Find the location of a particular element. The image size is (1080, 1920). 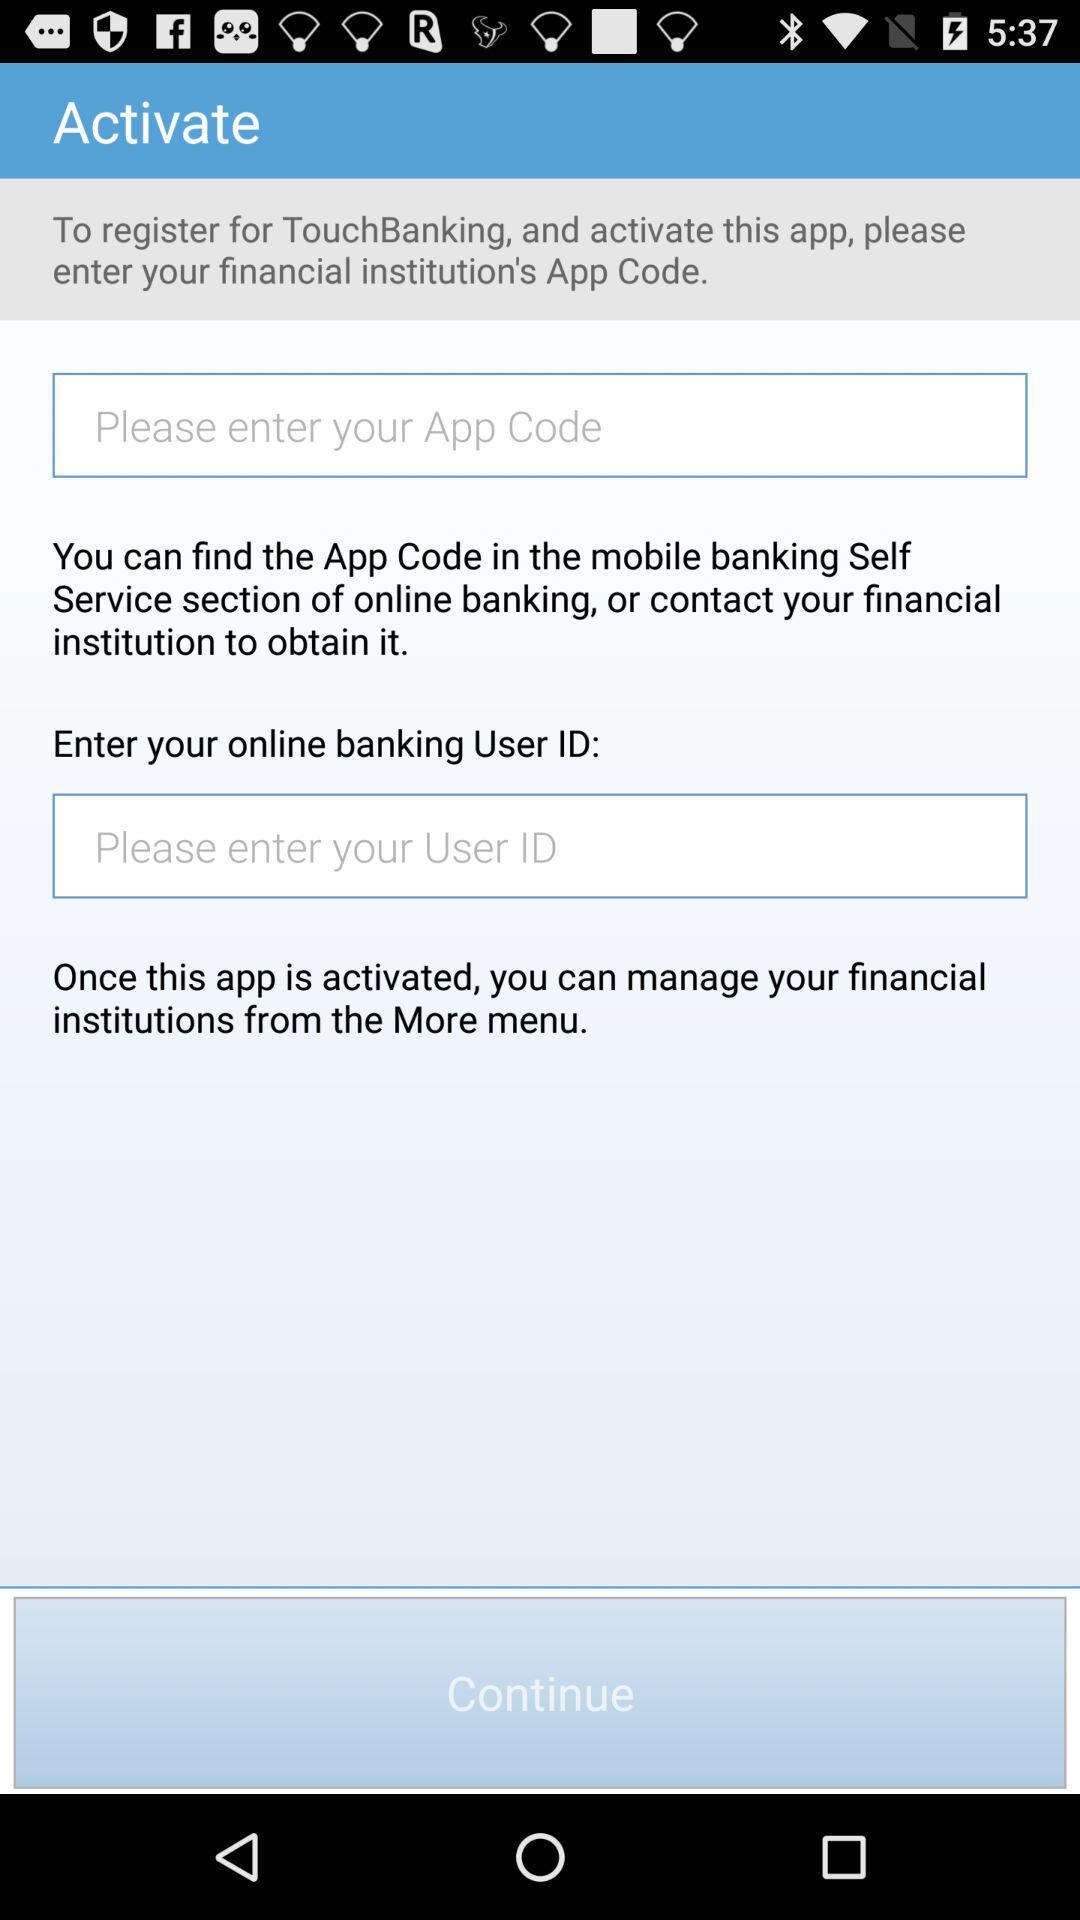

code is located at coordinates (550, 424).